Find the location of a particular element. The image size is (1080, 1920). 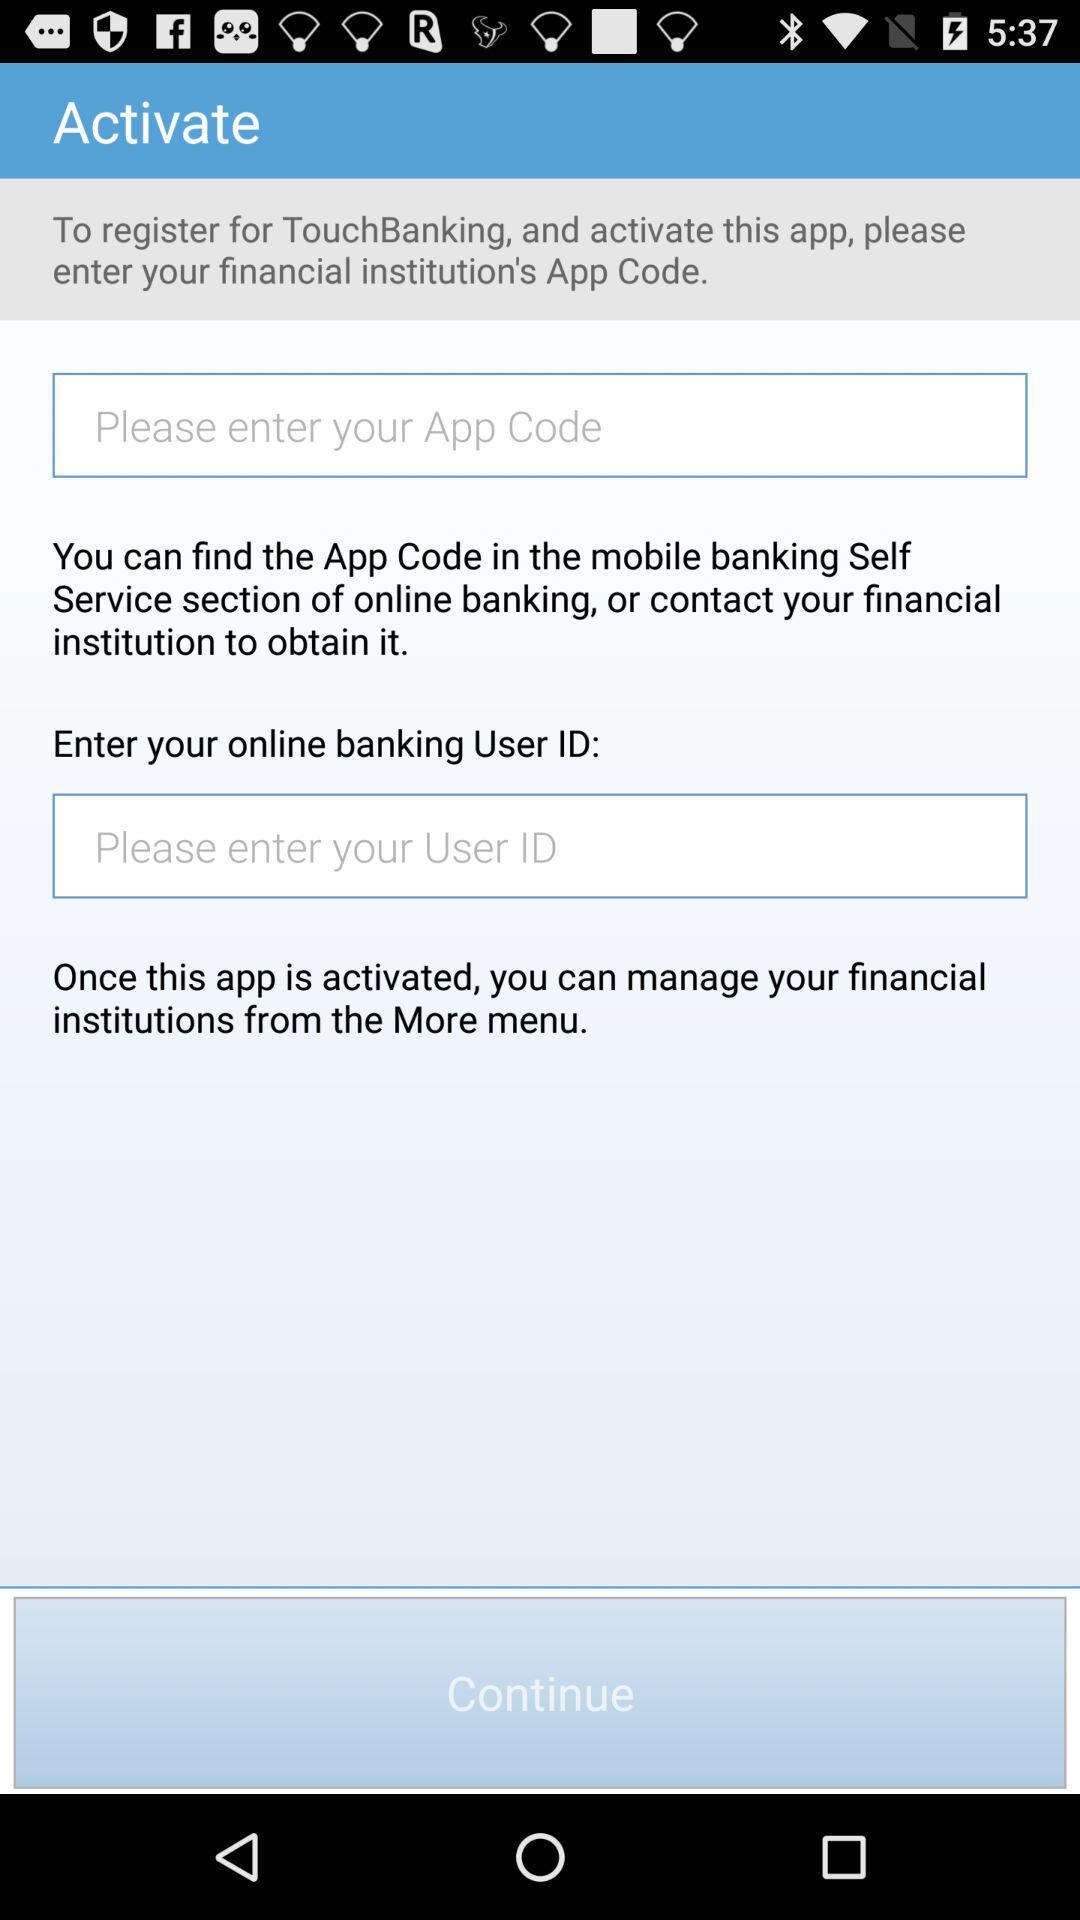

code is located at coordinates (550, 424).